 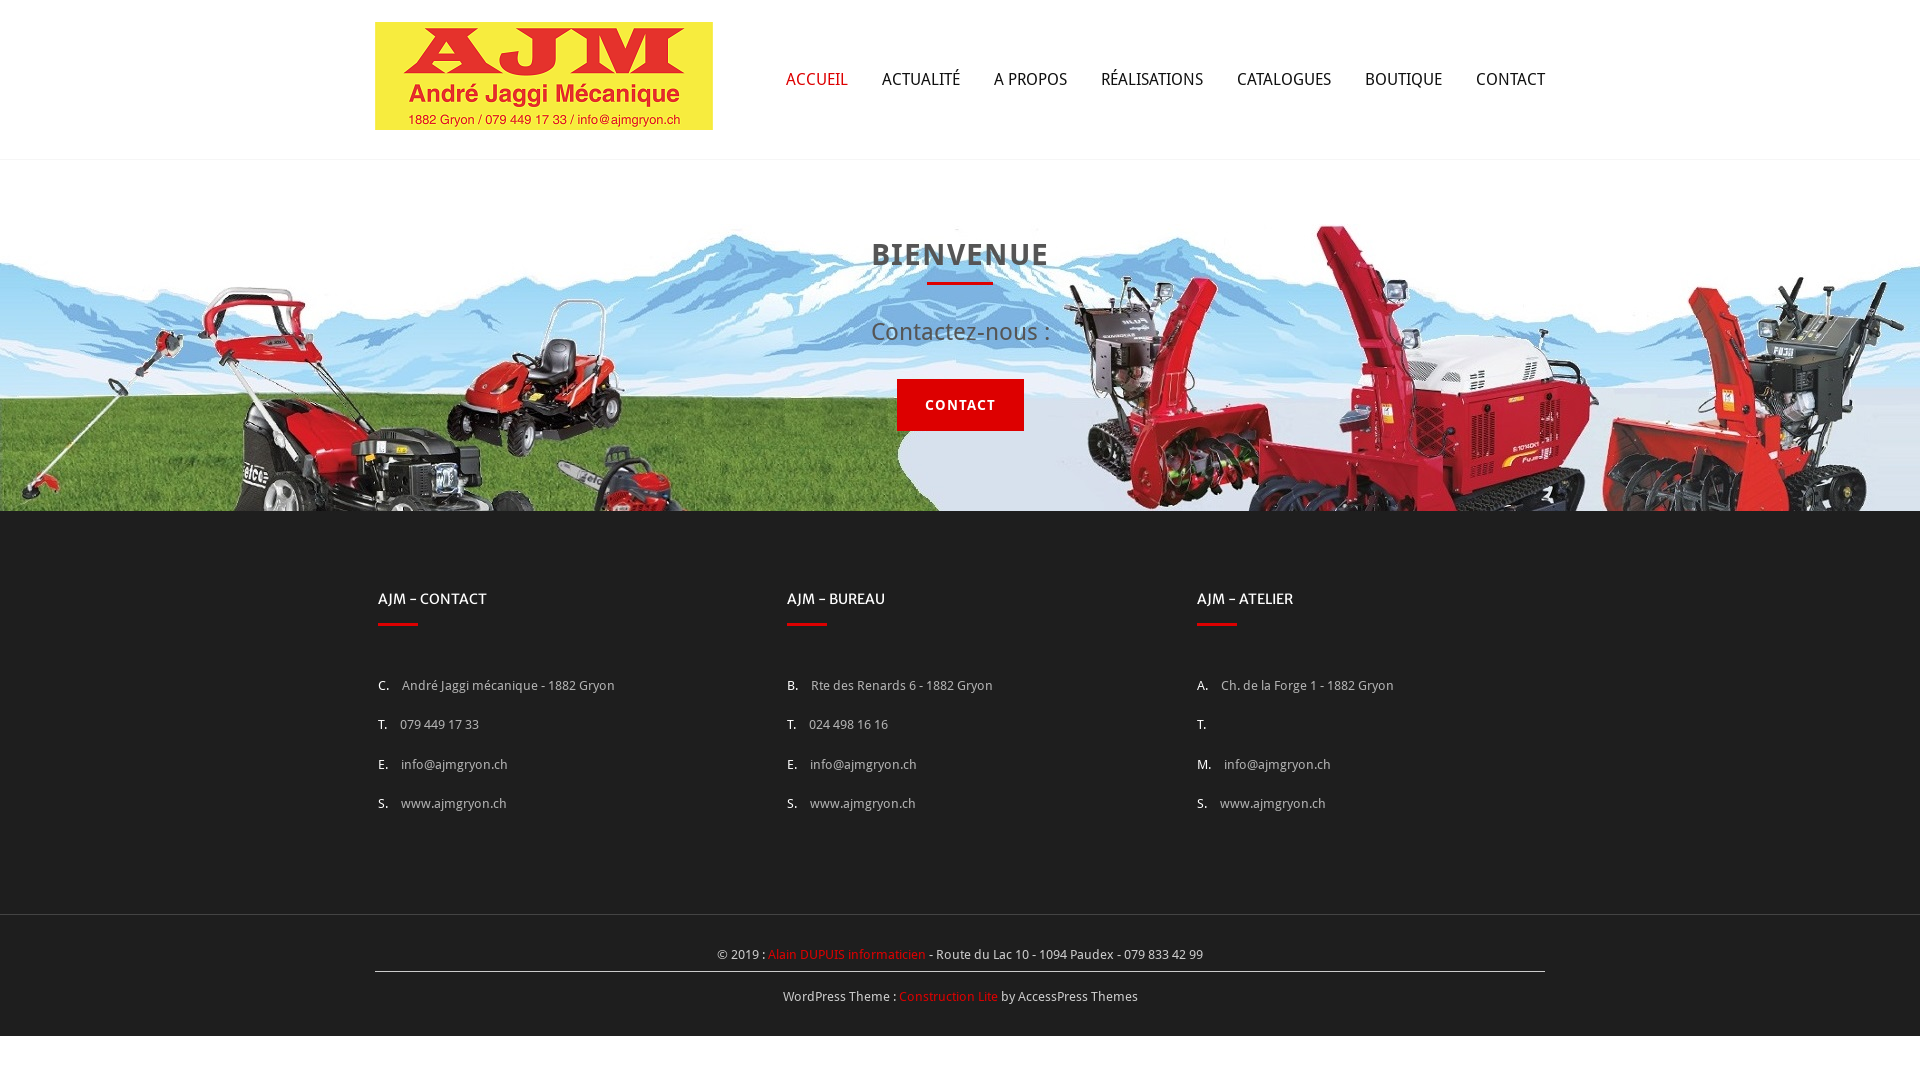 What do you see at coordinates (1402, 77) in the screenshot?
I see `'BOUTIQUE'` at bounding box center [1402, 77].